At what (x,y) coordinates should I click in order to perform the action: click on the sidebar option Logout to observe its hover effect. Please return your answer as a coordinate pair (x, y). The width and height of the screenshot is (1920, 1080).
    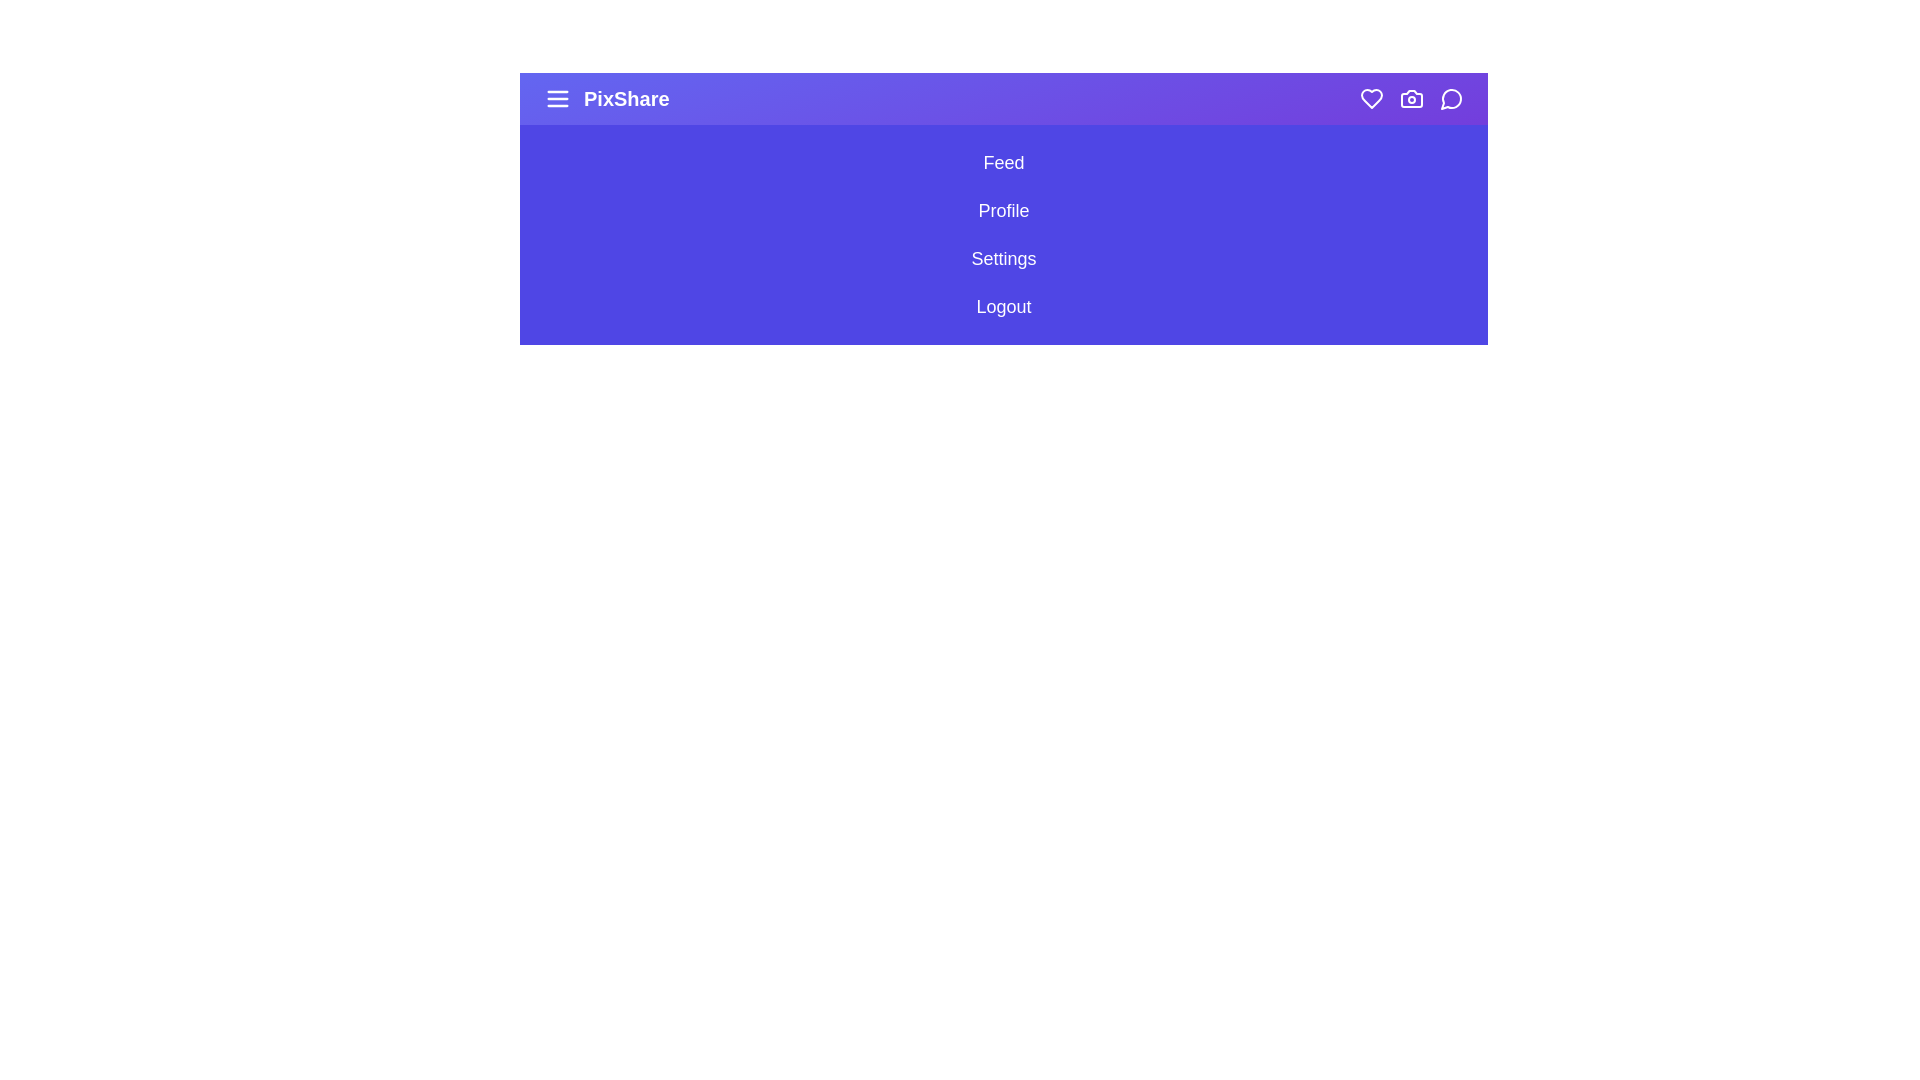
    Looking at the image, I should click on (1003, 307).